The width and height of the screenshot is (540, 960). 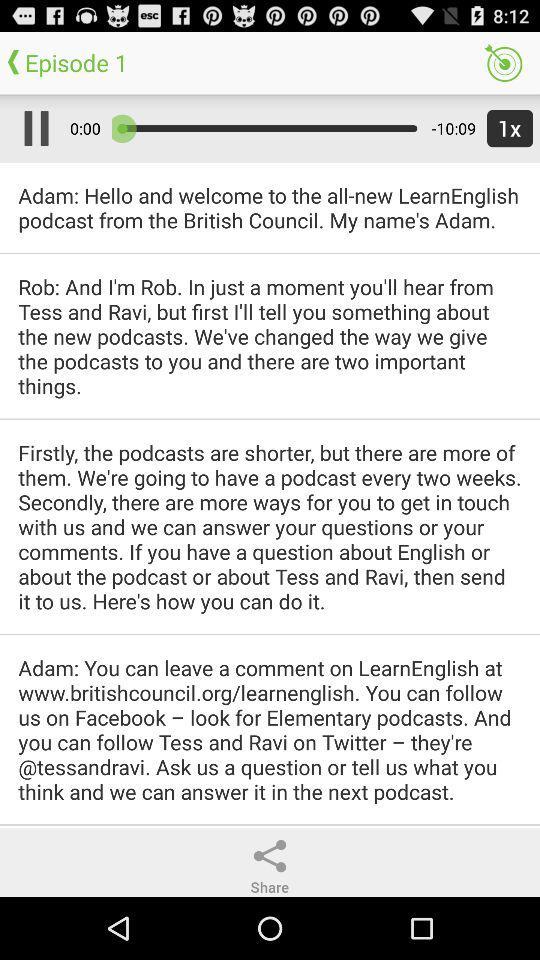 What do you see at coordinates (31, 127) in the screenshot?
I see `item to the left of 0:00 app` at bounding box center [31, 127].